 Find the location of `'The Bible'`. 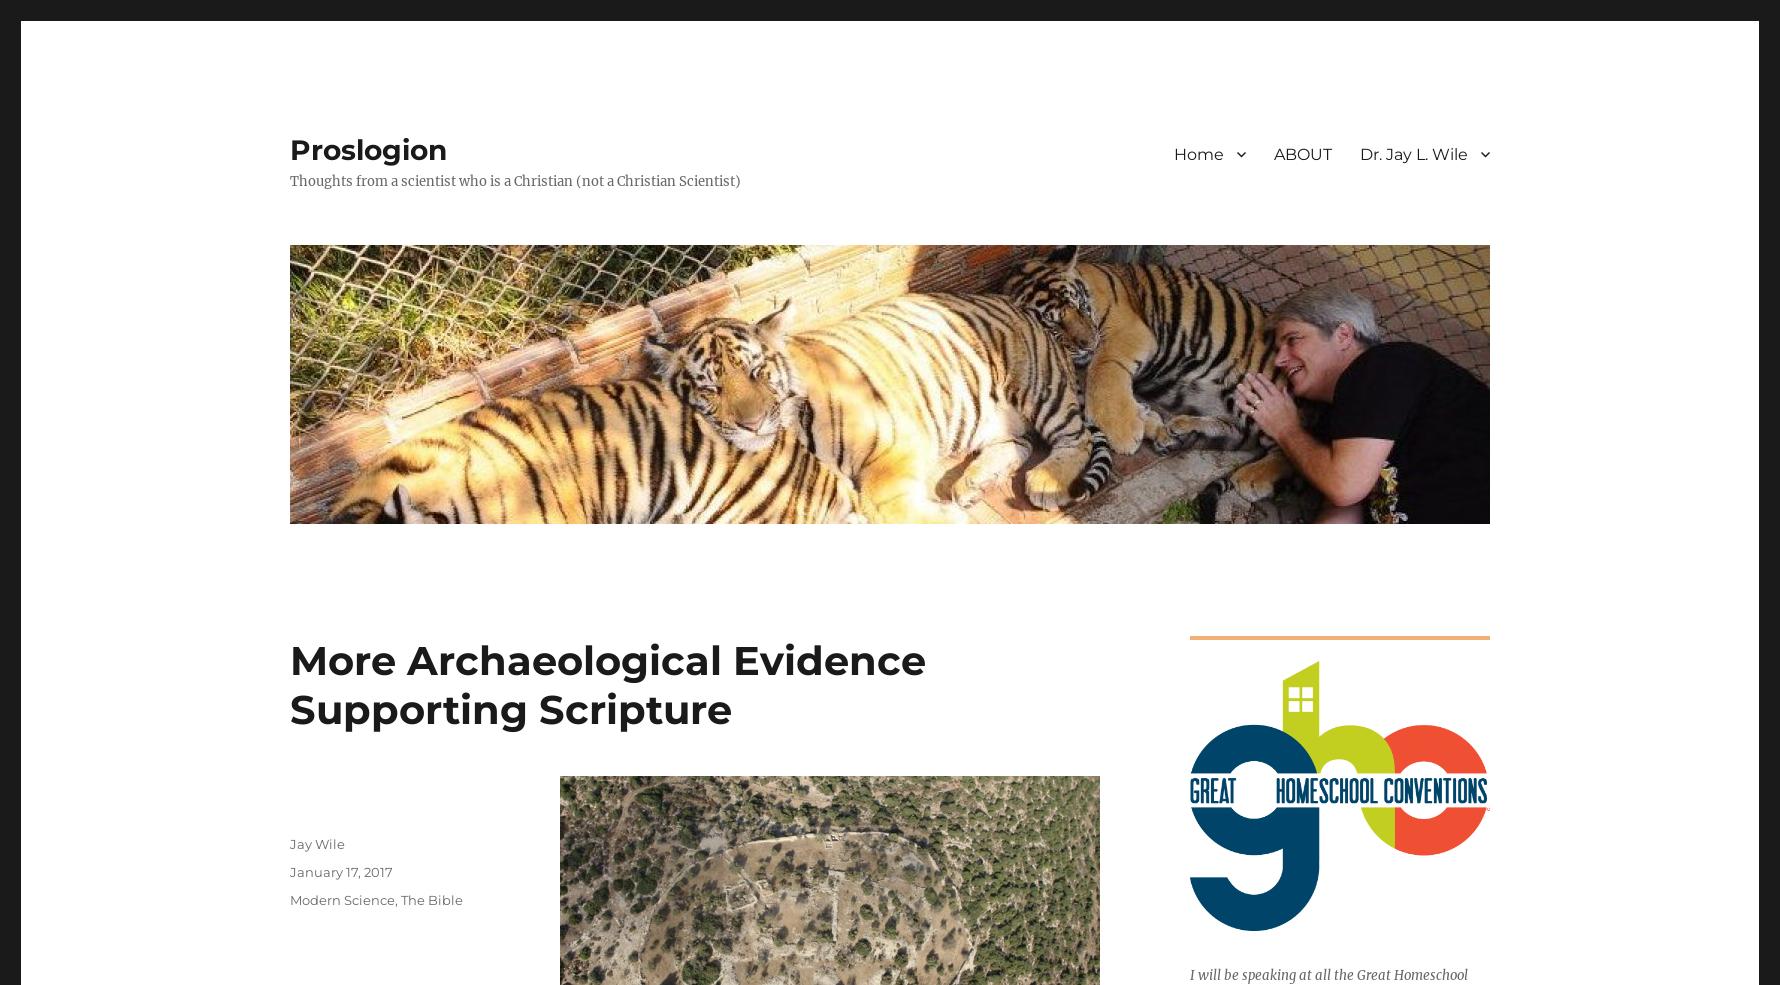

'The Bible' is located at coordinates (431, 899).